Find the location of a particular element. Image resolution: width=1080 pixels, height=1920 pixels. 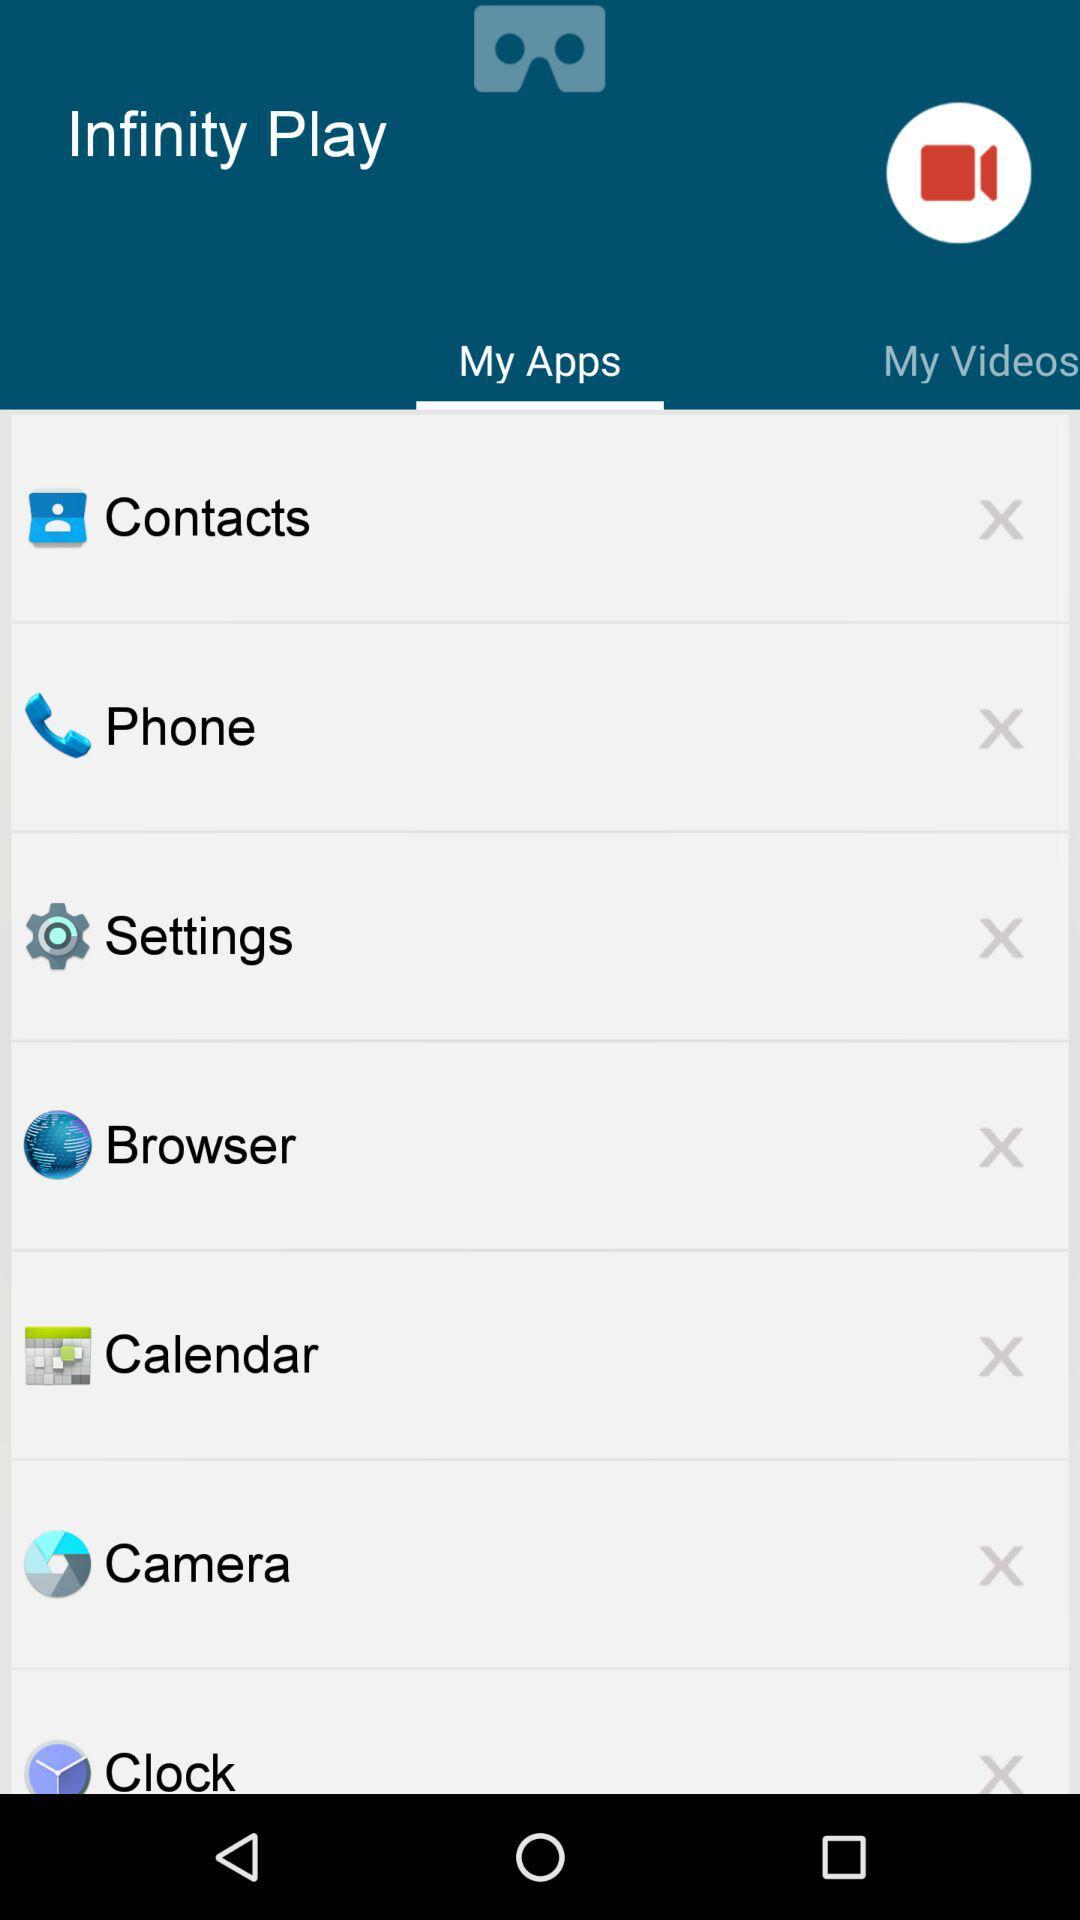

open the calendar is located at coordinates (56, 1354).